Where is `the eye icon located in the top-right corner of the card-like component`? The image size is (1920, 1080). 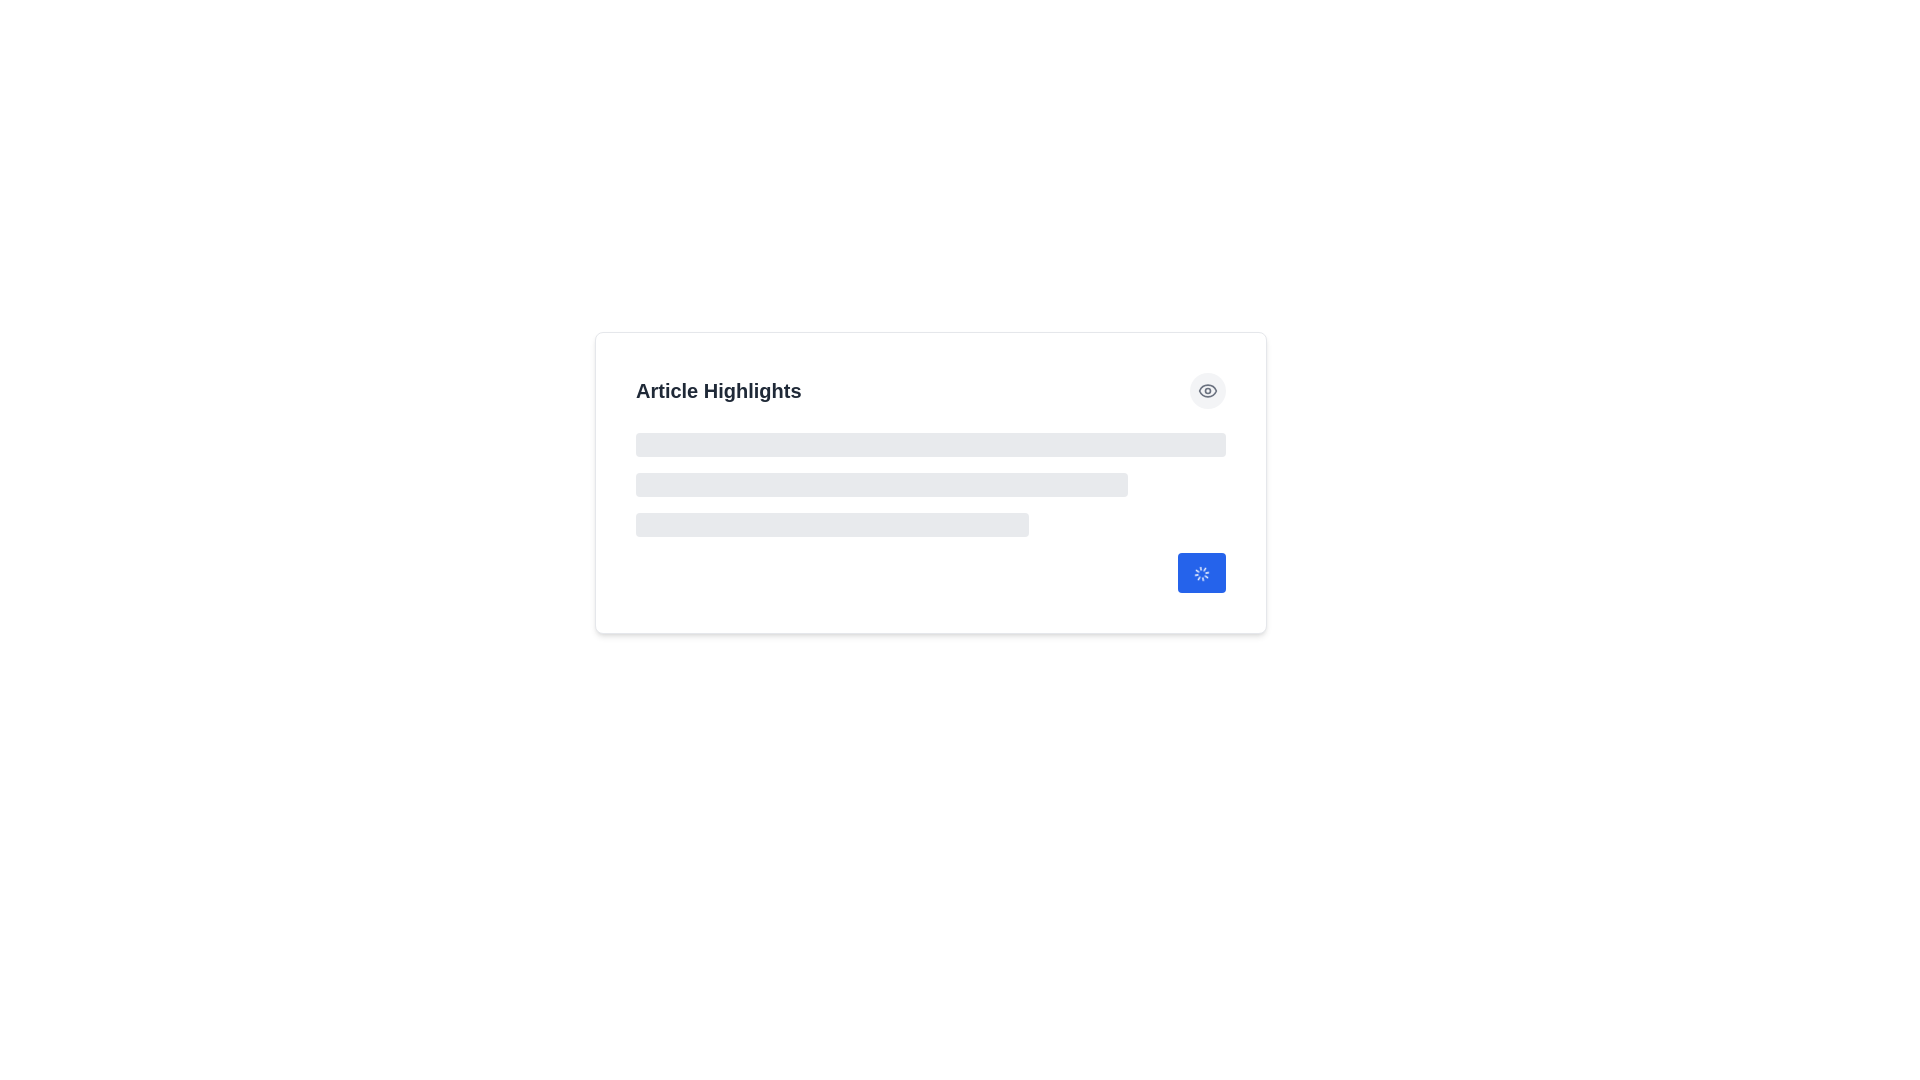
the eye icon located in the top-right corner of the card-like component is located at coordinates (1207, 390).